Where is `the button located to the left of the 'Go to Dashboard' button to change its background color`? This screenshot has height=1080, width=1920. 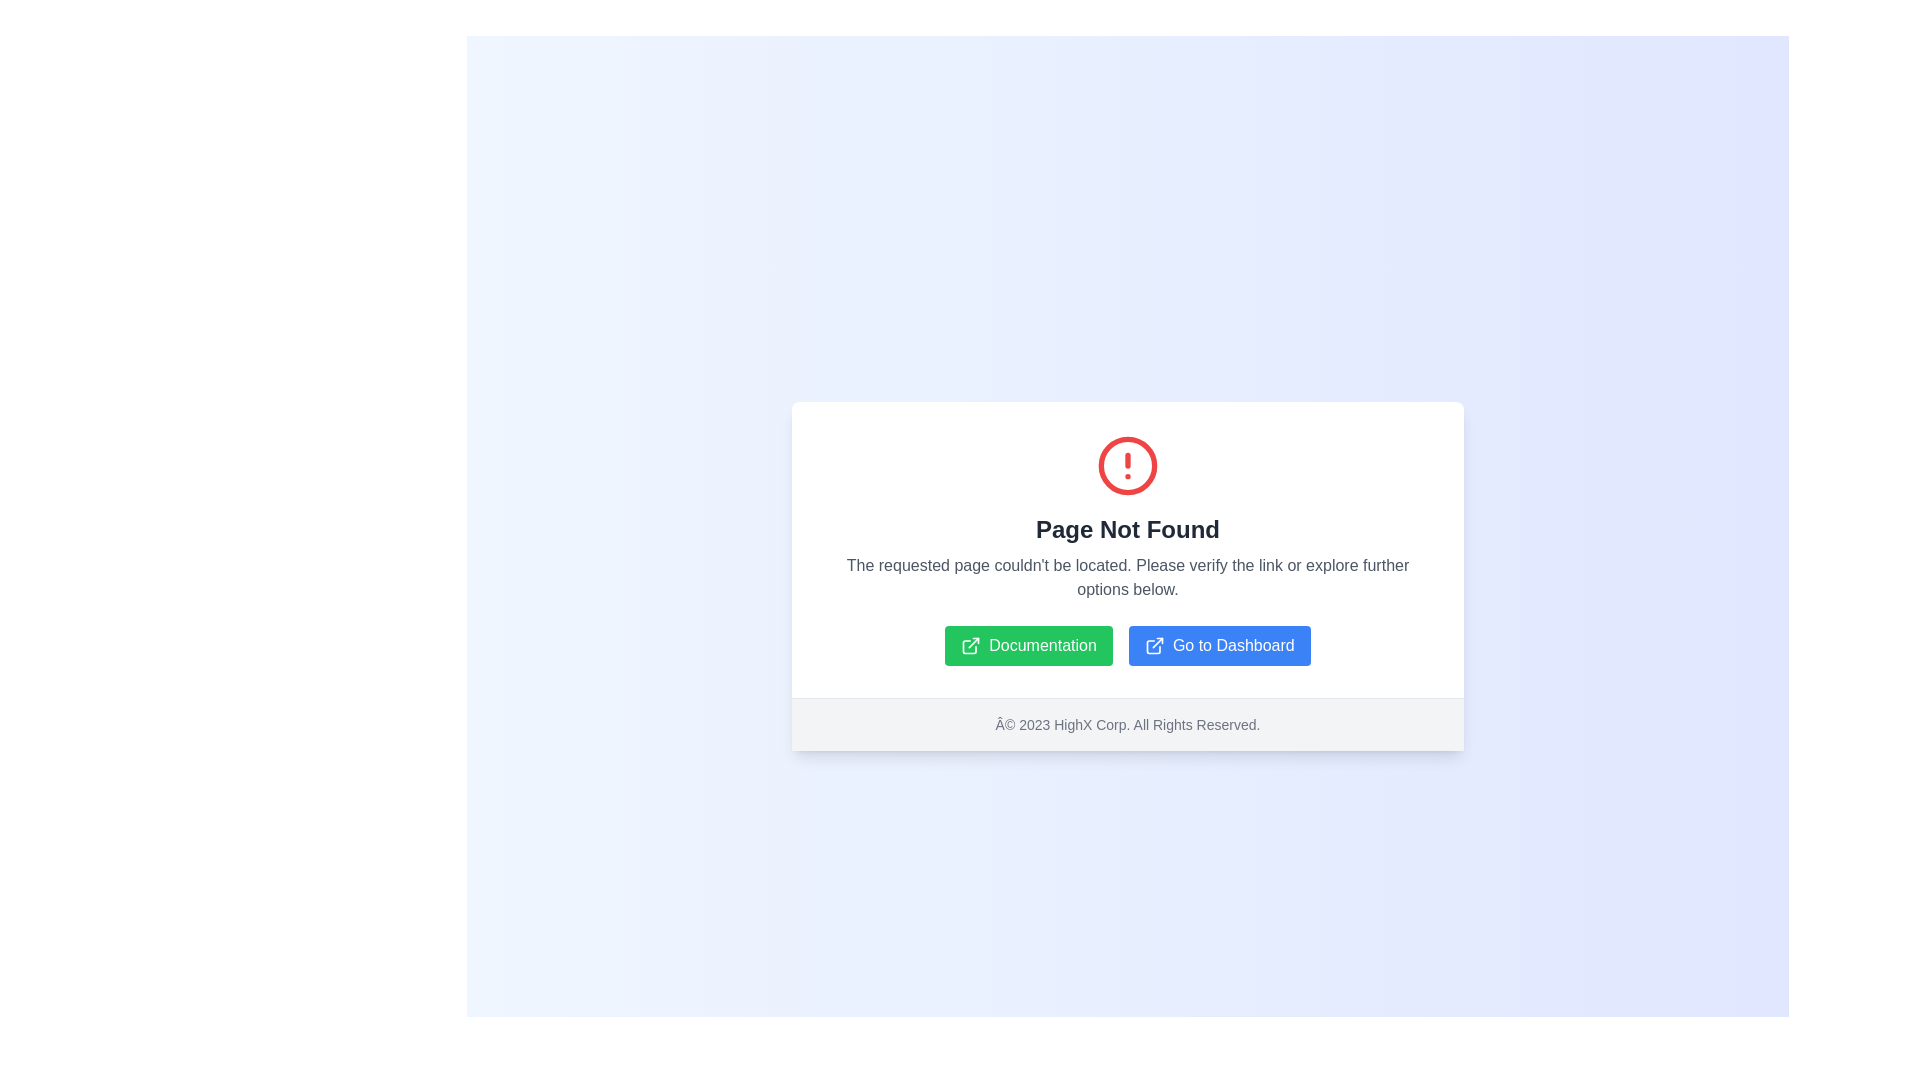 the button located to the left of the 'Go to Dashboard' button to change its background color is located at coordinates (1029, 645).